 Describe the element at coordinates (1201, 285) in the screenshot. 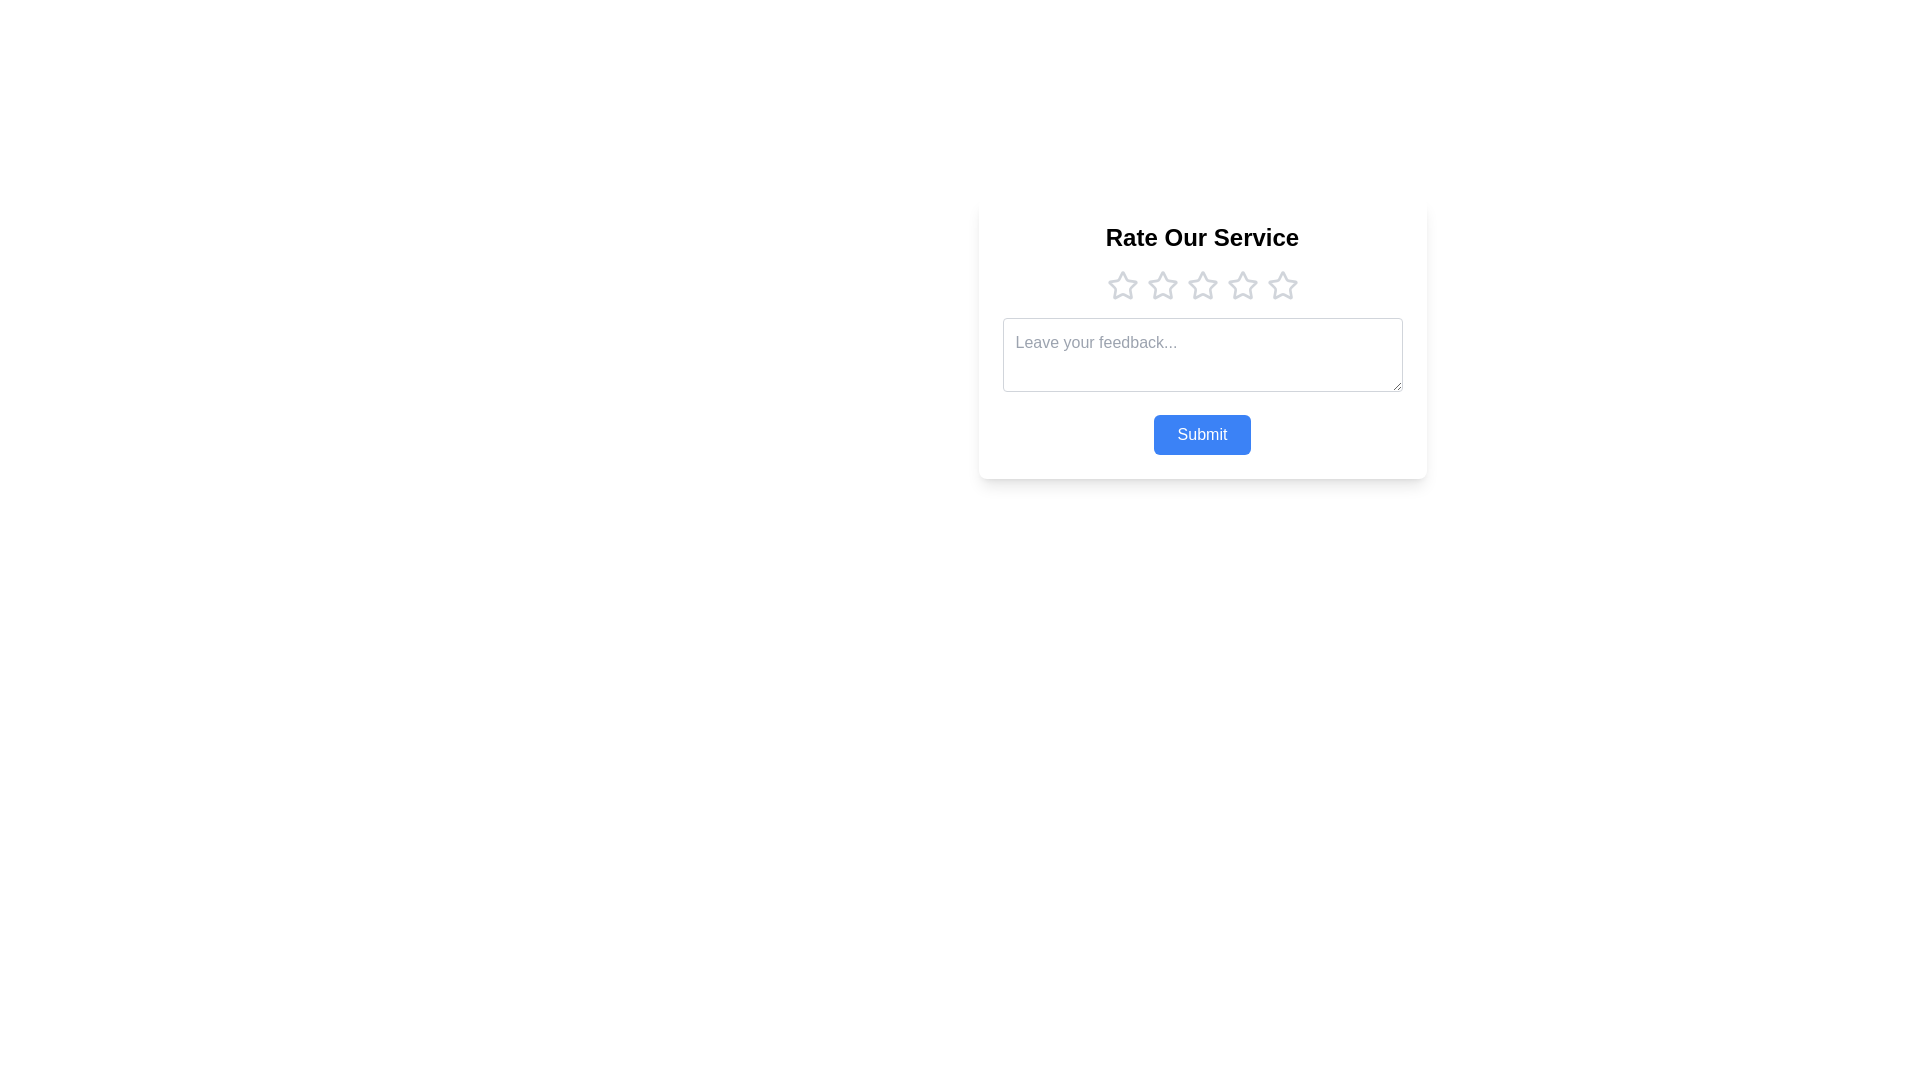

I see `the Row of interactive icons` at that location.